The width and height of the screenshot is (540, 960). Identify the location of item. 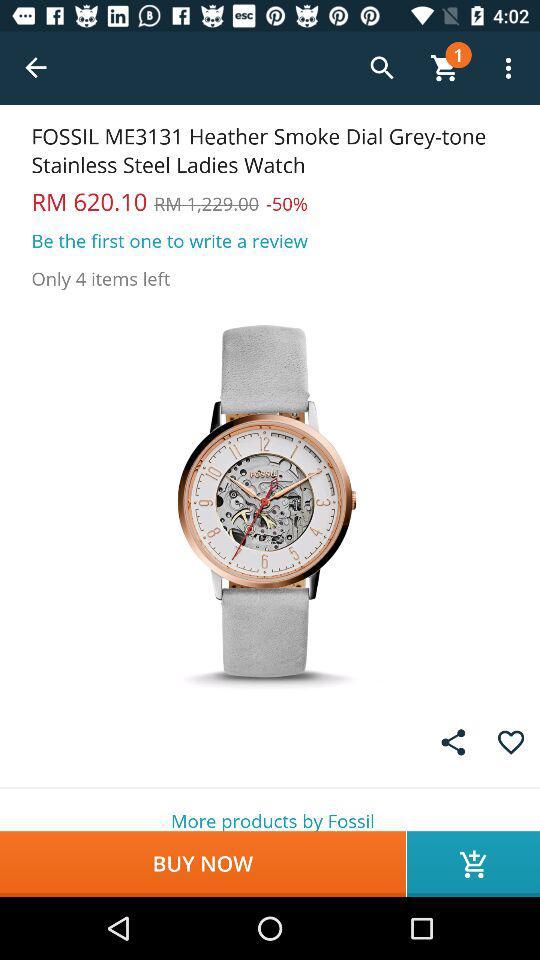
(511, 741).